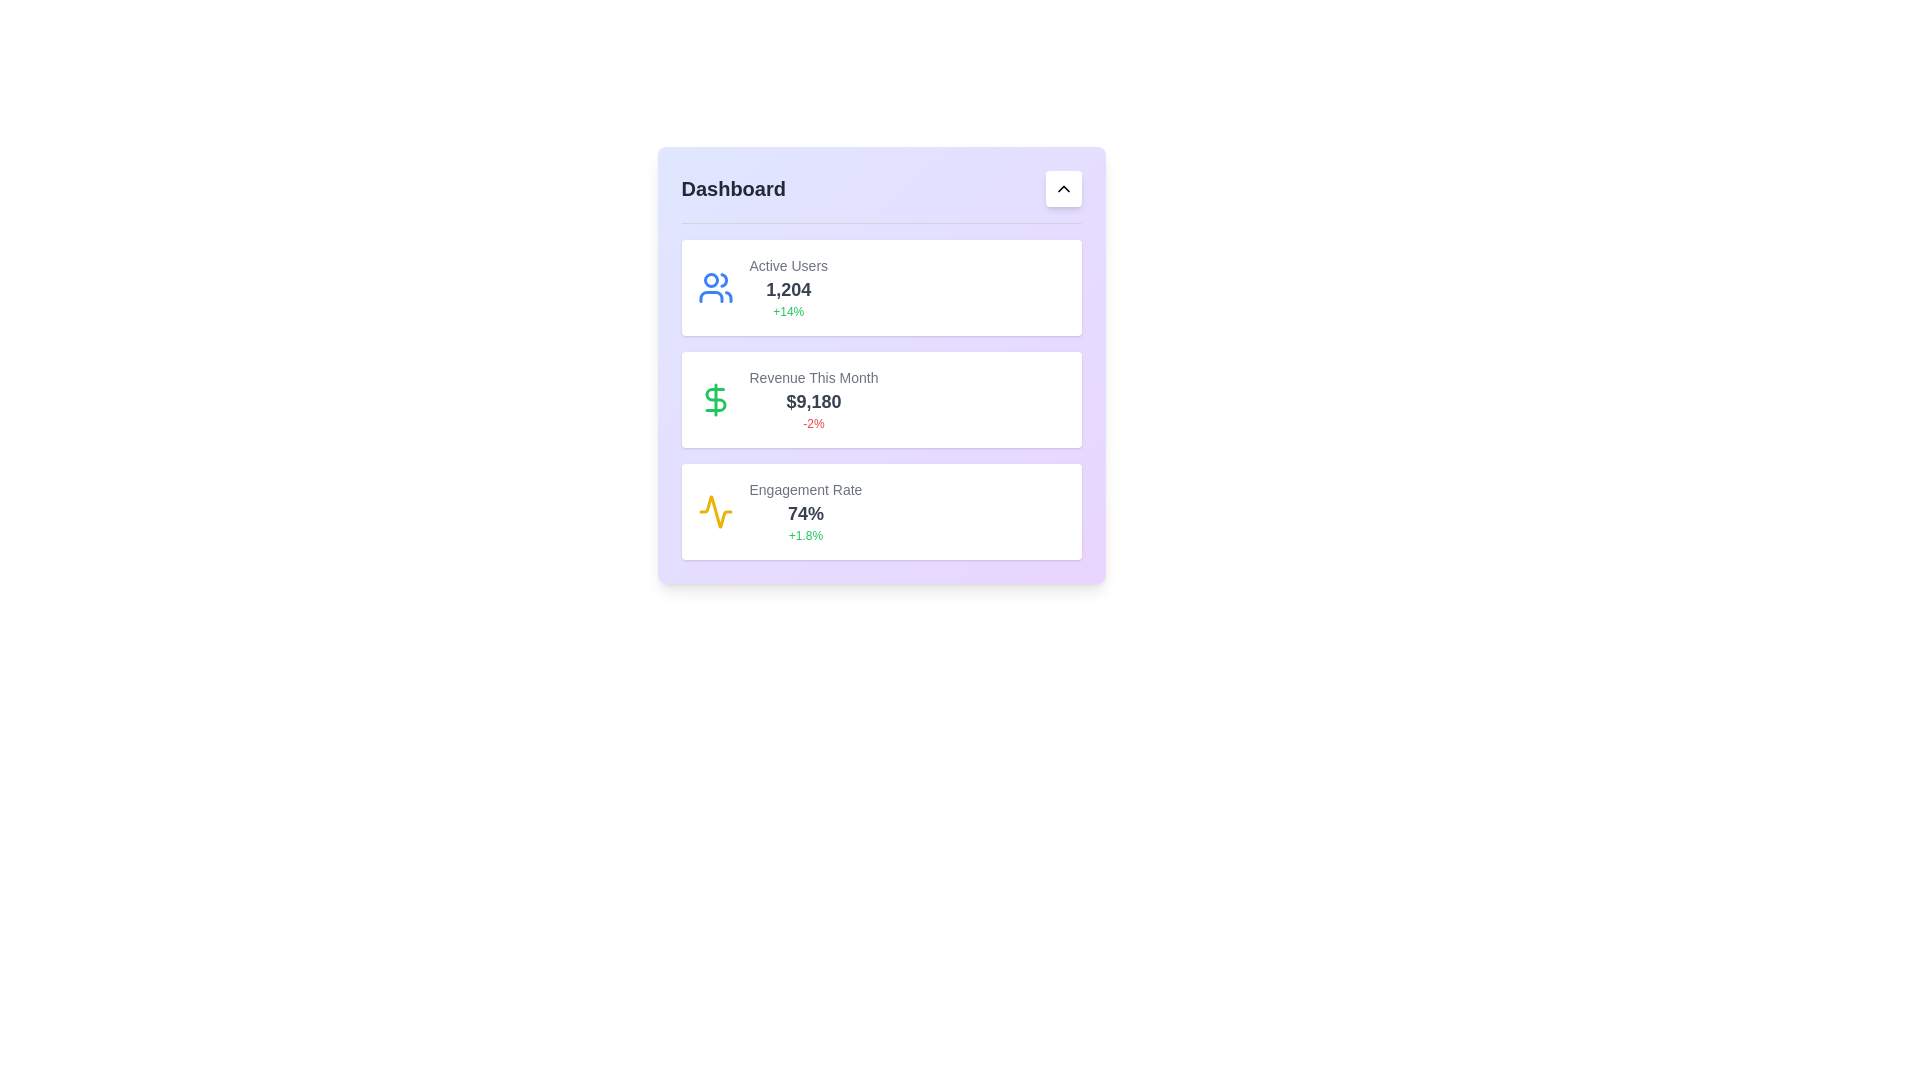 Image resolution: width=1920 pixels, height=1080 pixels. Describe the element at coordinates (722, 280) in the screenshot. I see `the small blue arc representing the upper part of the head of the second figure in the 'Active Users' user icon located at the top-left of the dashboard` at that location.